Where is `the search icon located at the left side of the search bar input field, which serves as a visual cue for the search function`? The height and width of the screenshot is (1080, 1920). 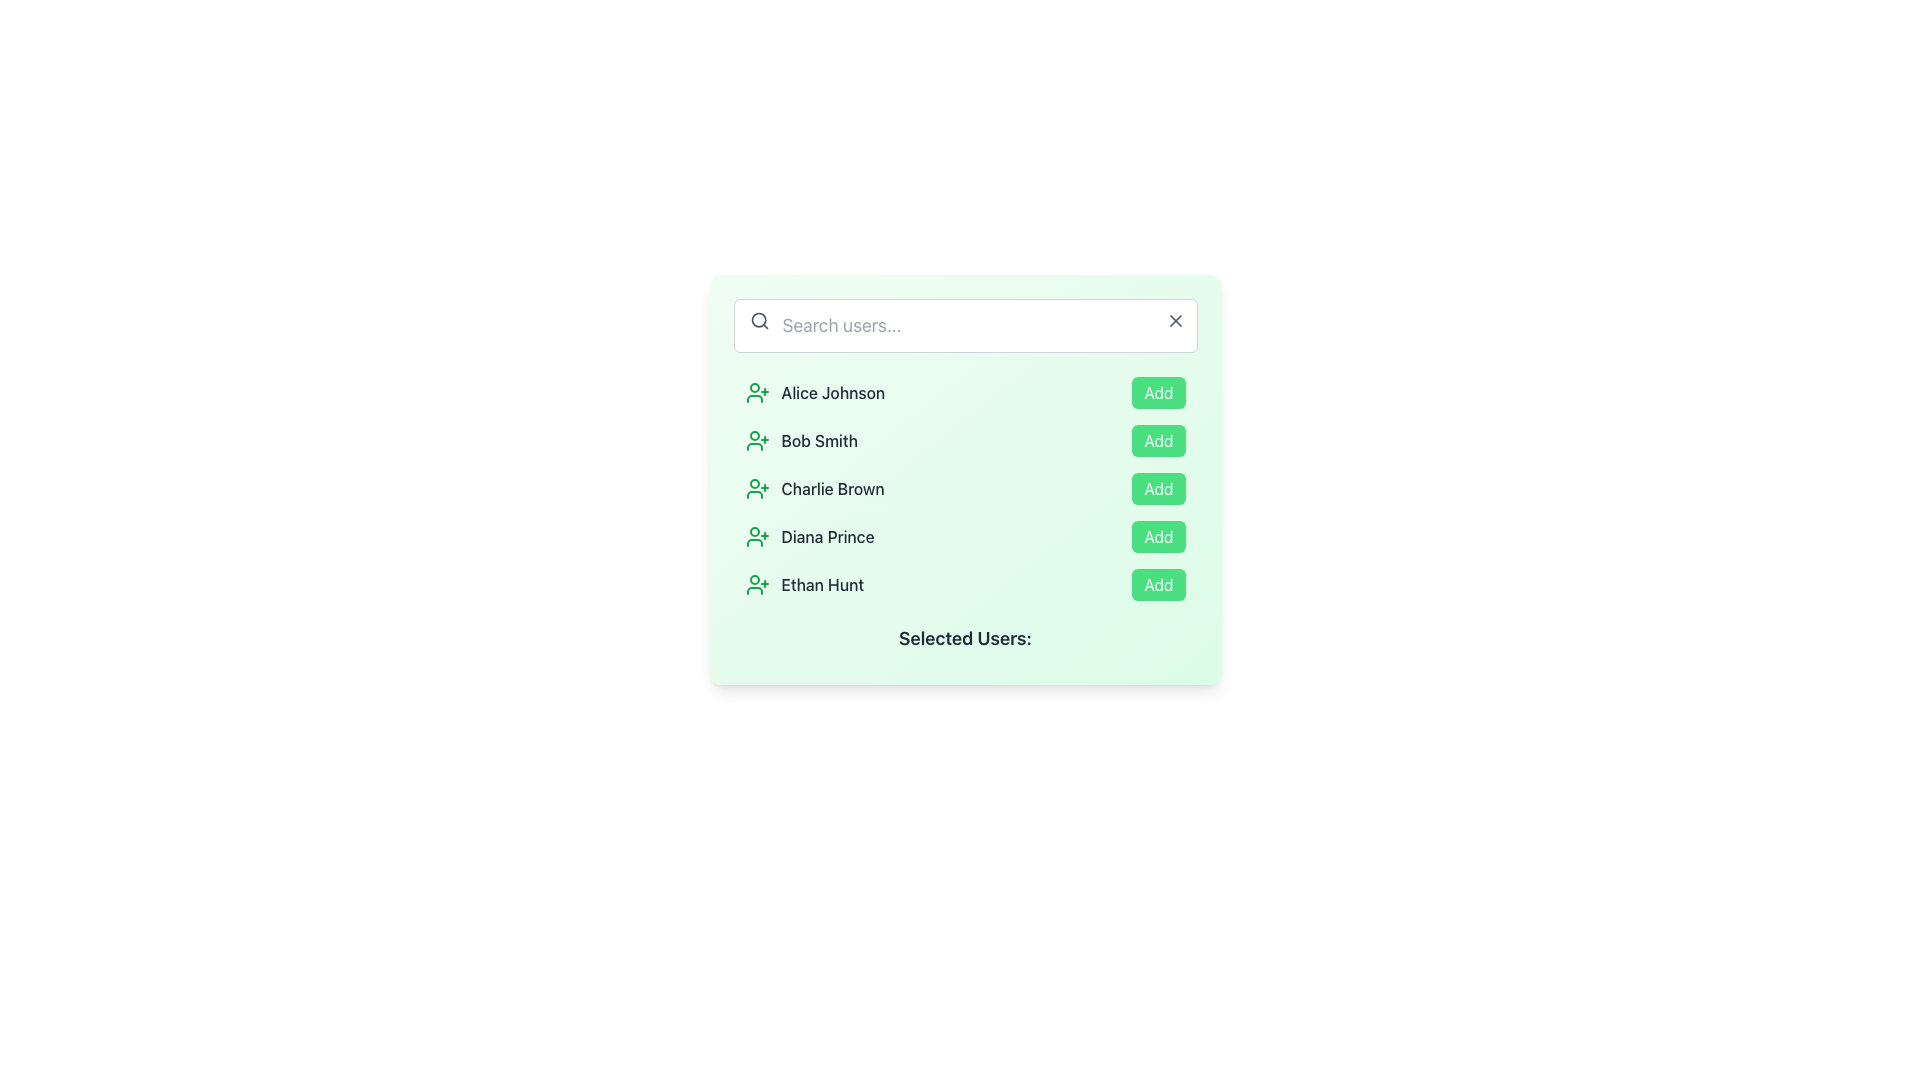 the search icon located at the left side of the search bar input field, which serves as a visual cue for the search function is located at coordinates (758, 319).